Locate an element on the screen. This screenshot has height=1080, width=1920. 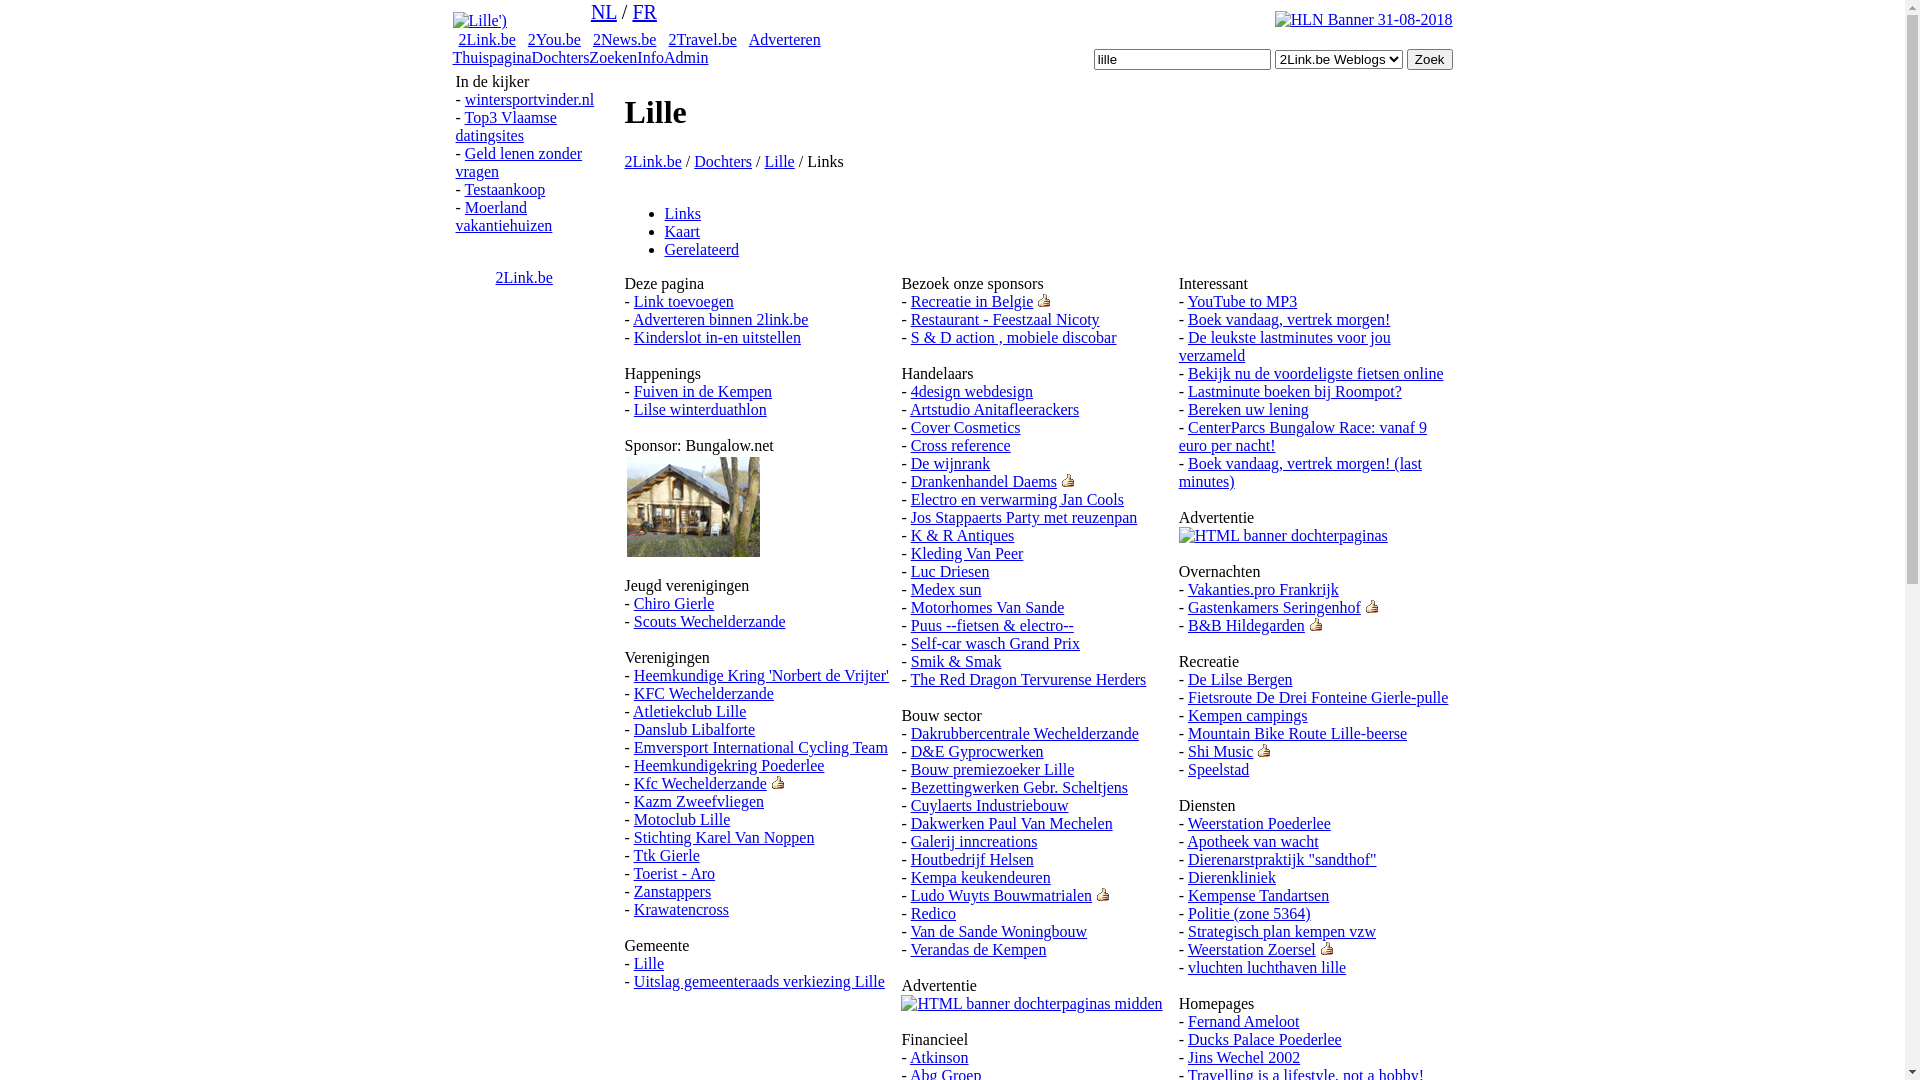
'2Travel.be' is located at coordinates (667, 39).